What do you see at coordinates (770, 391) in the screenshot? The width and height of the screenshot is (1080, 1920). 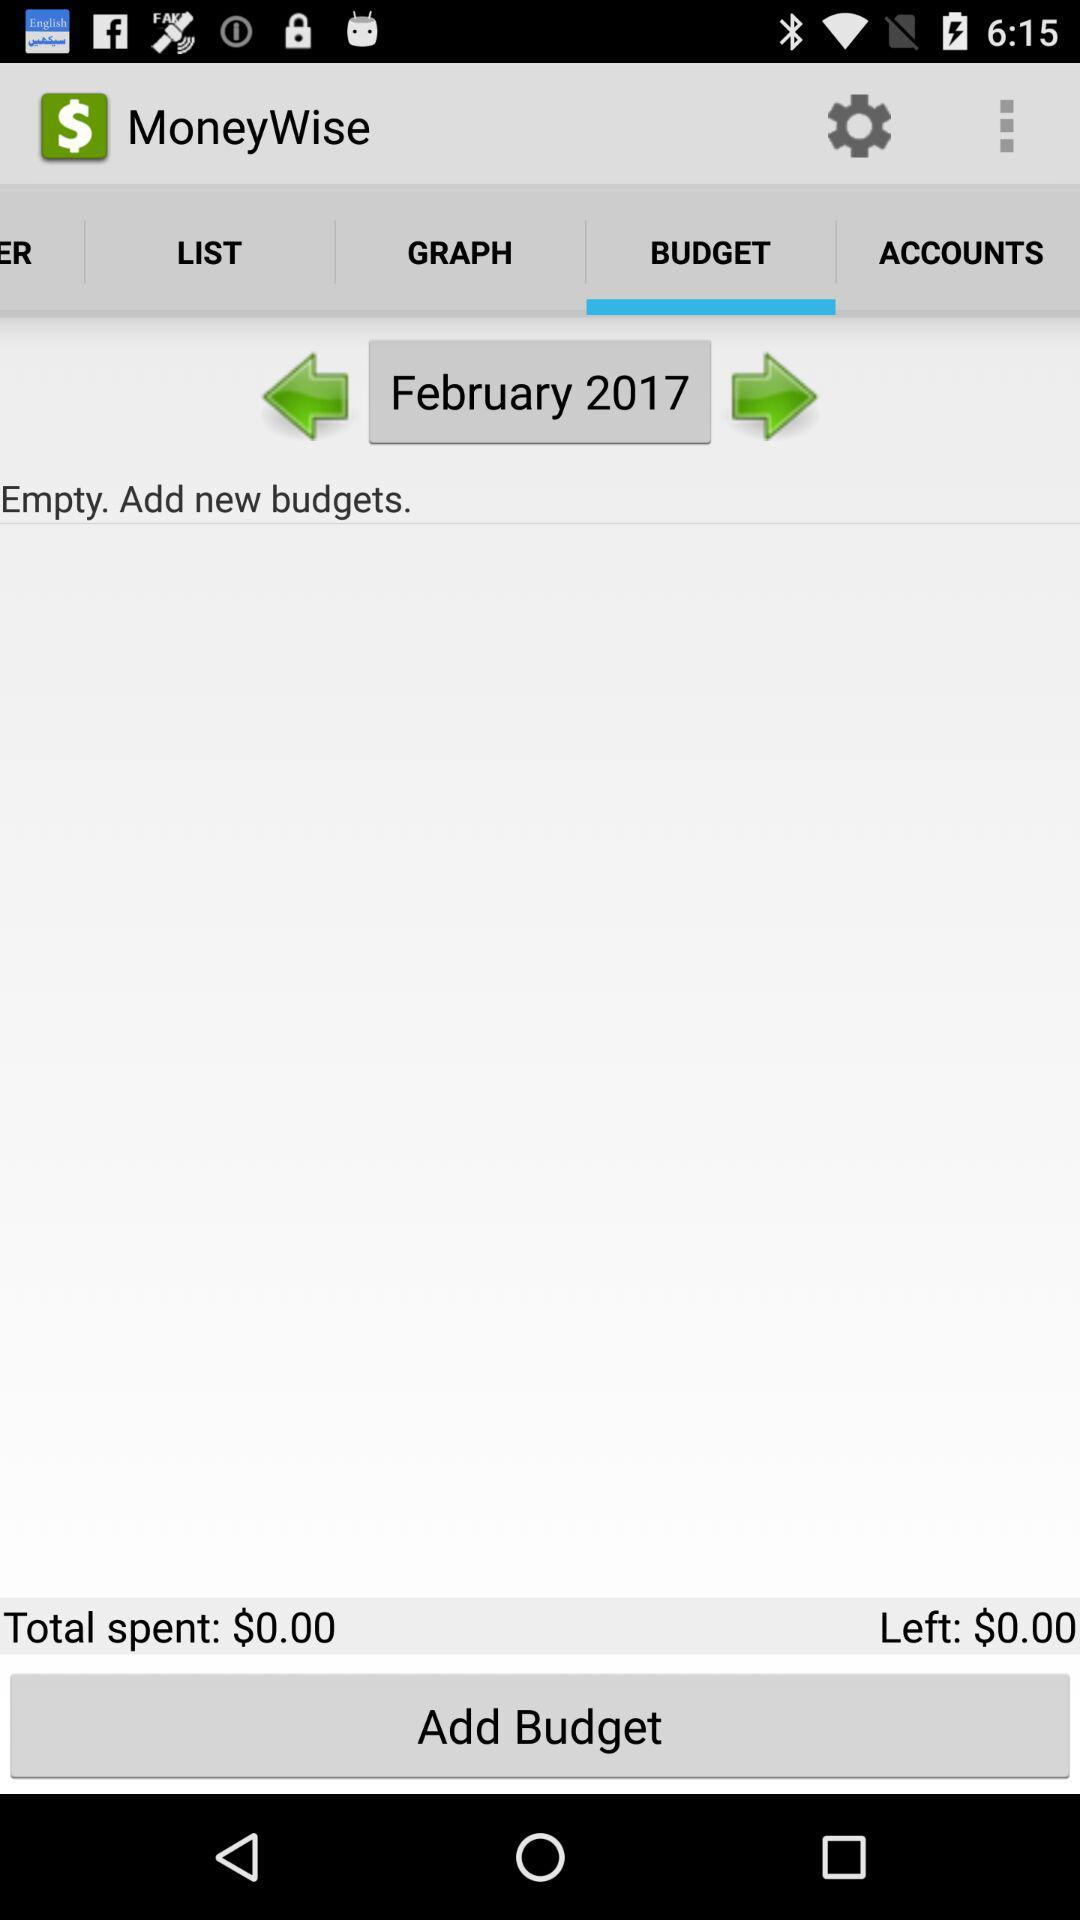 I see `icon below budget item` at bounding box center [770, 391].